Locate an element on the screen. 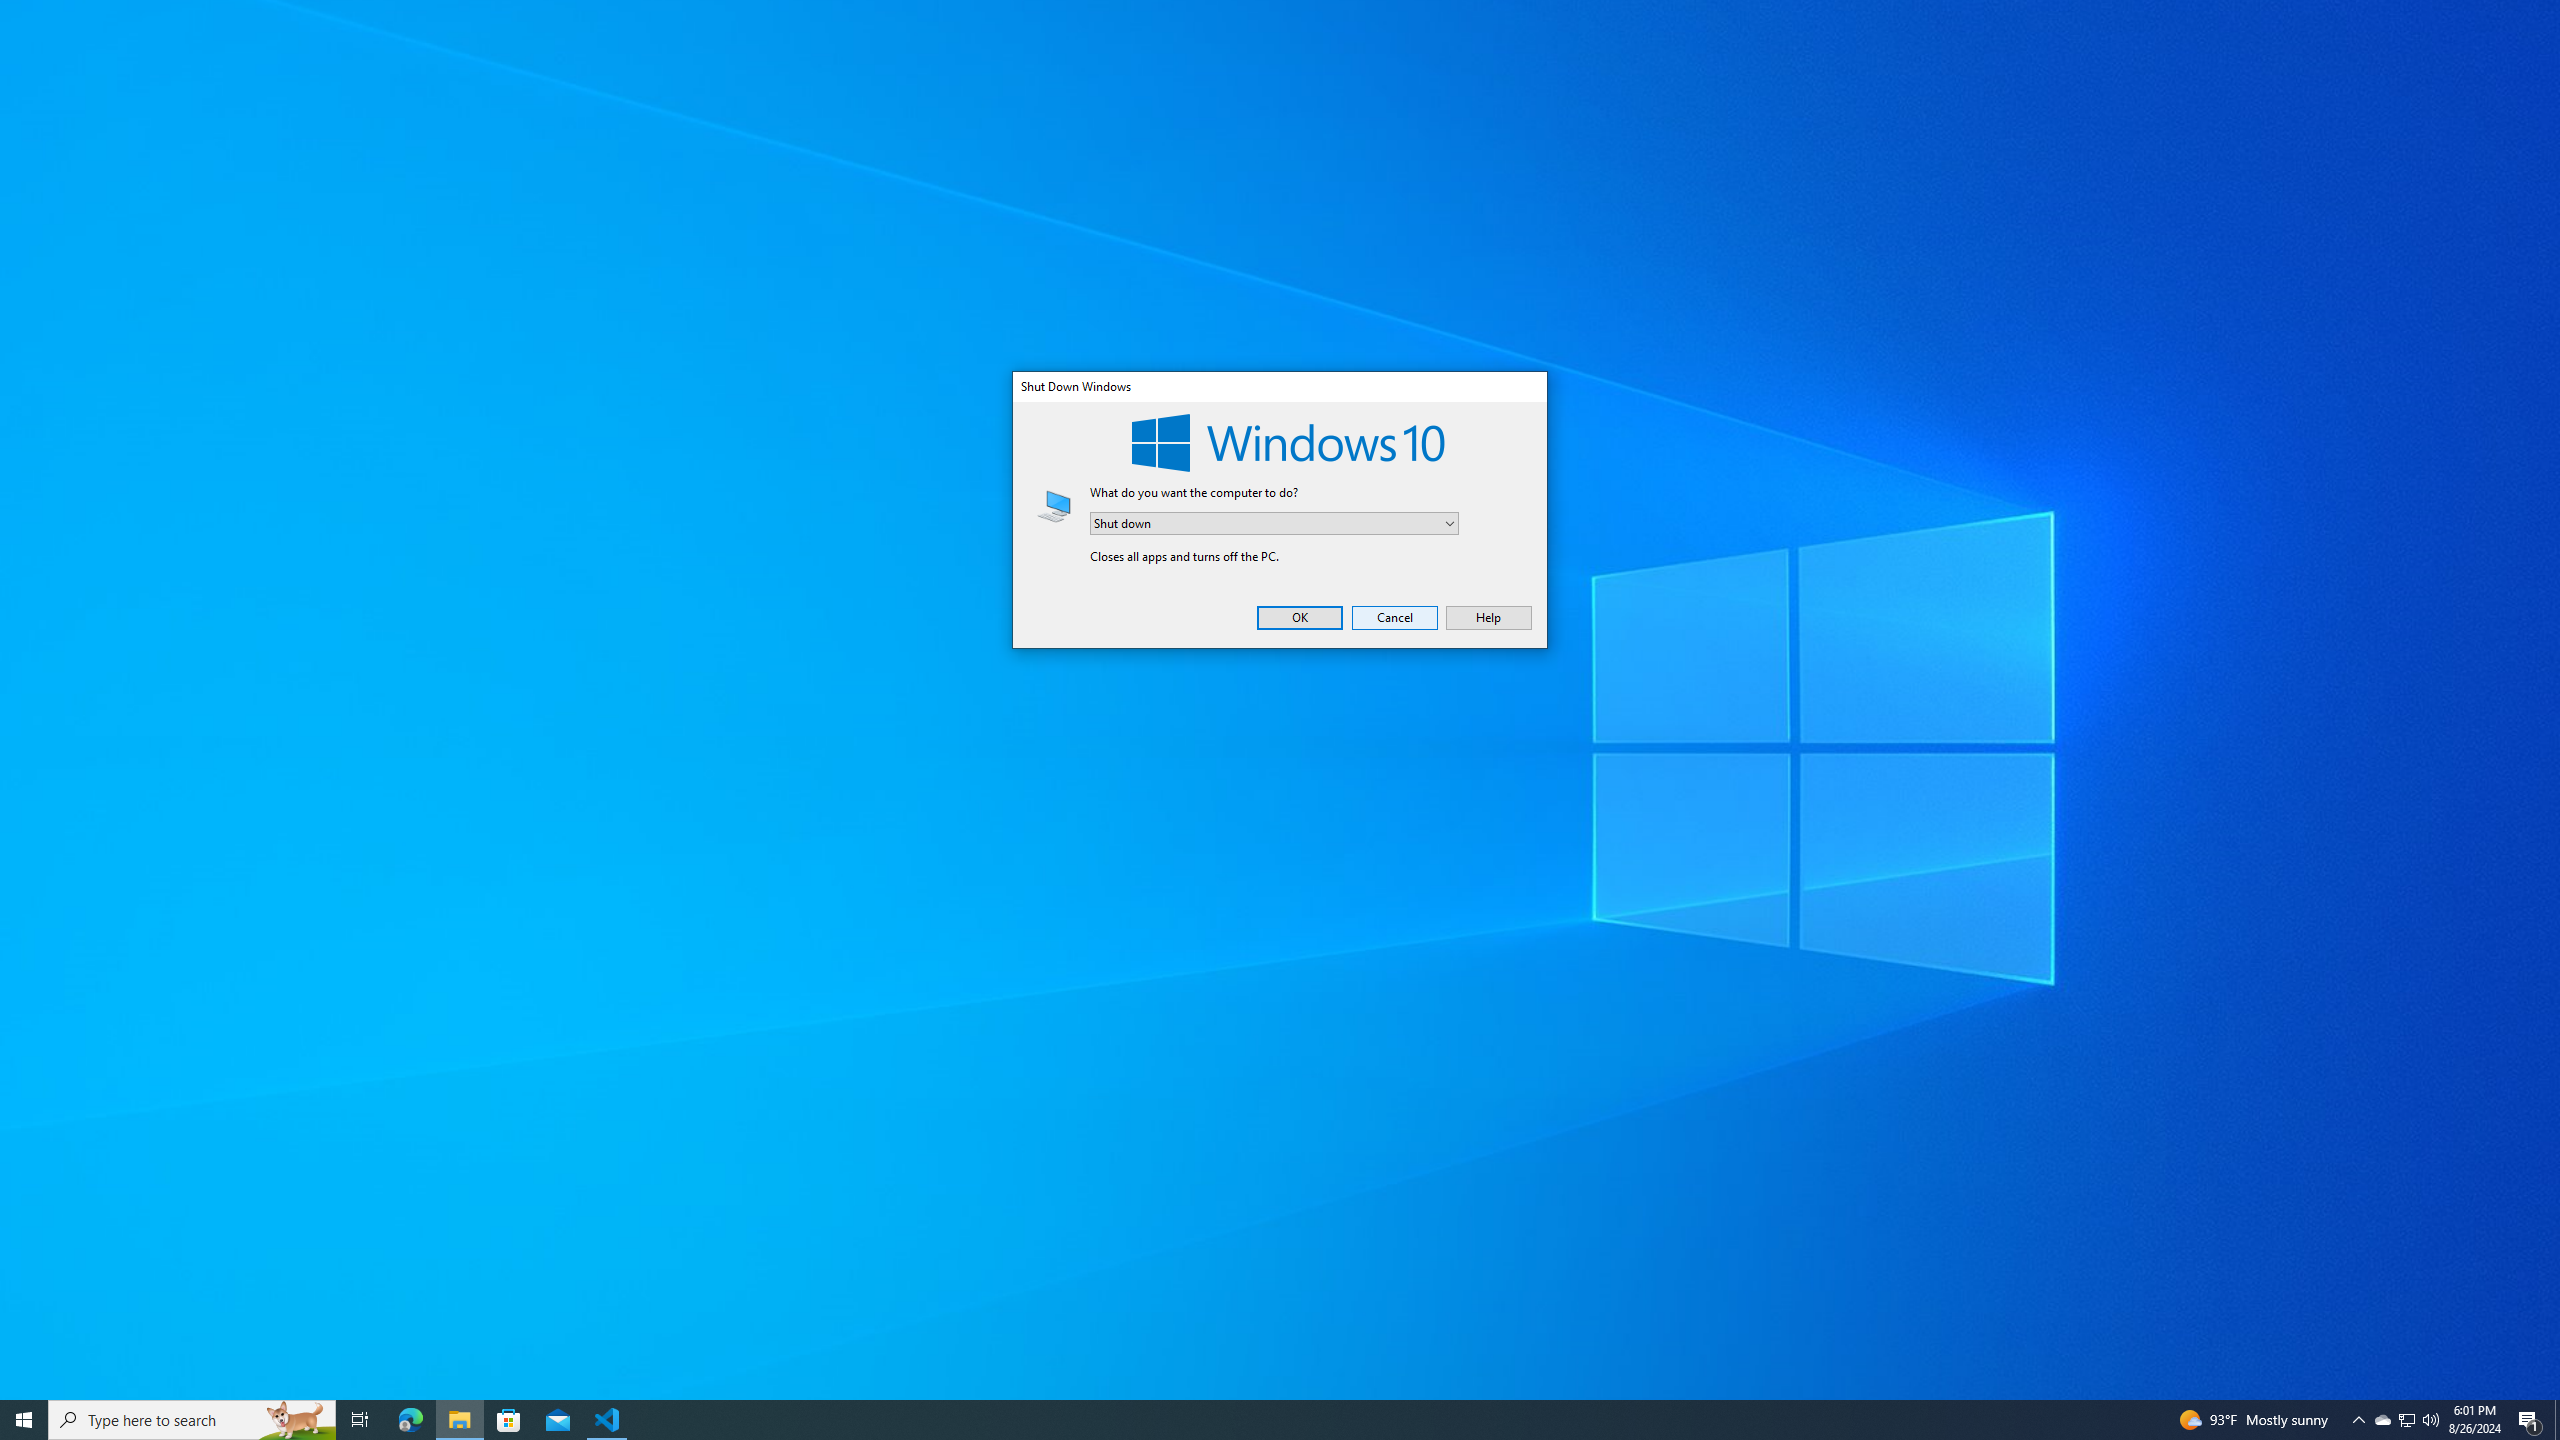 The width and height of the screenshot is (2560, 1440). 'Task View' is located at coordinates (358, 1418).